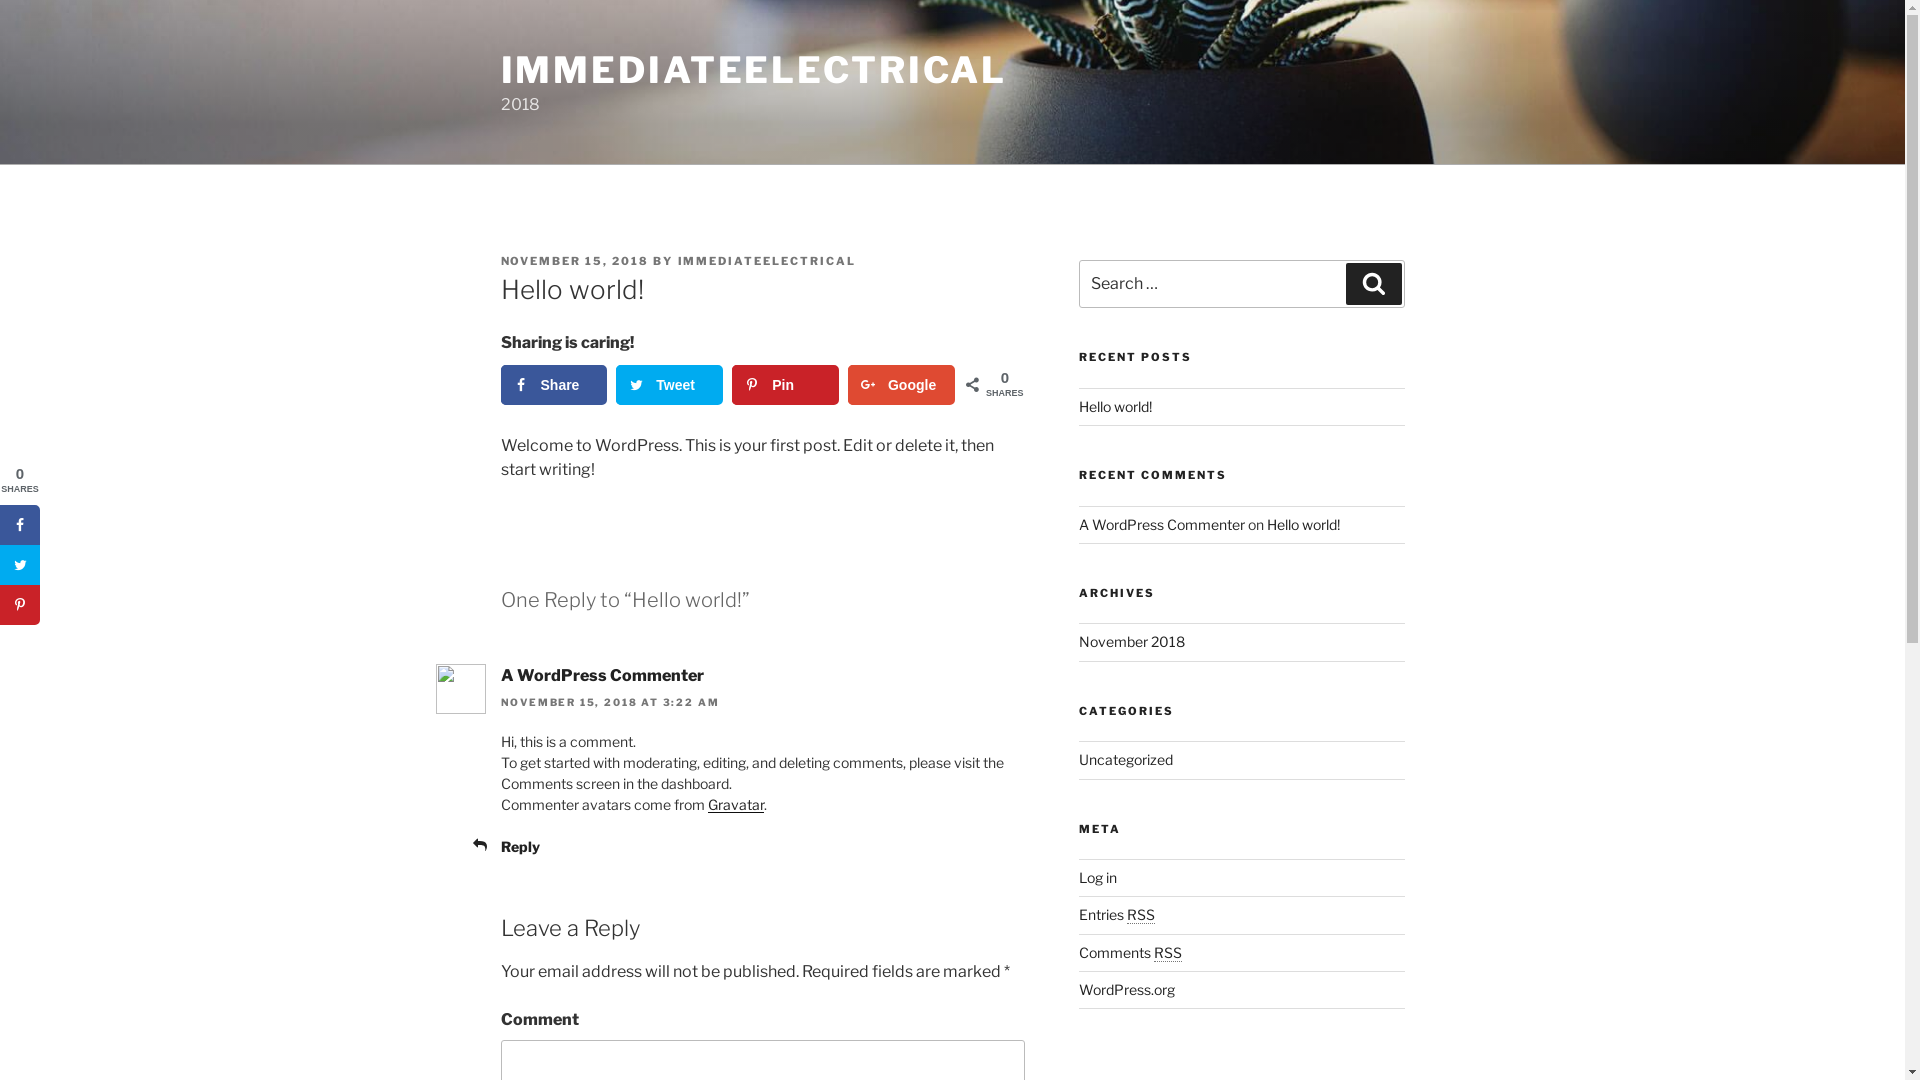 This screenshot has width=1920, height=1080. What do you see at coordinates (573, 260) in the screenshot?
I see `'NOVEMBER 15, 2018'` at bounding box center [573, 260].